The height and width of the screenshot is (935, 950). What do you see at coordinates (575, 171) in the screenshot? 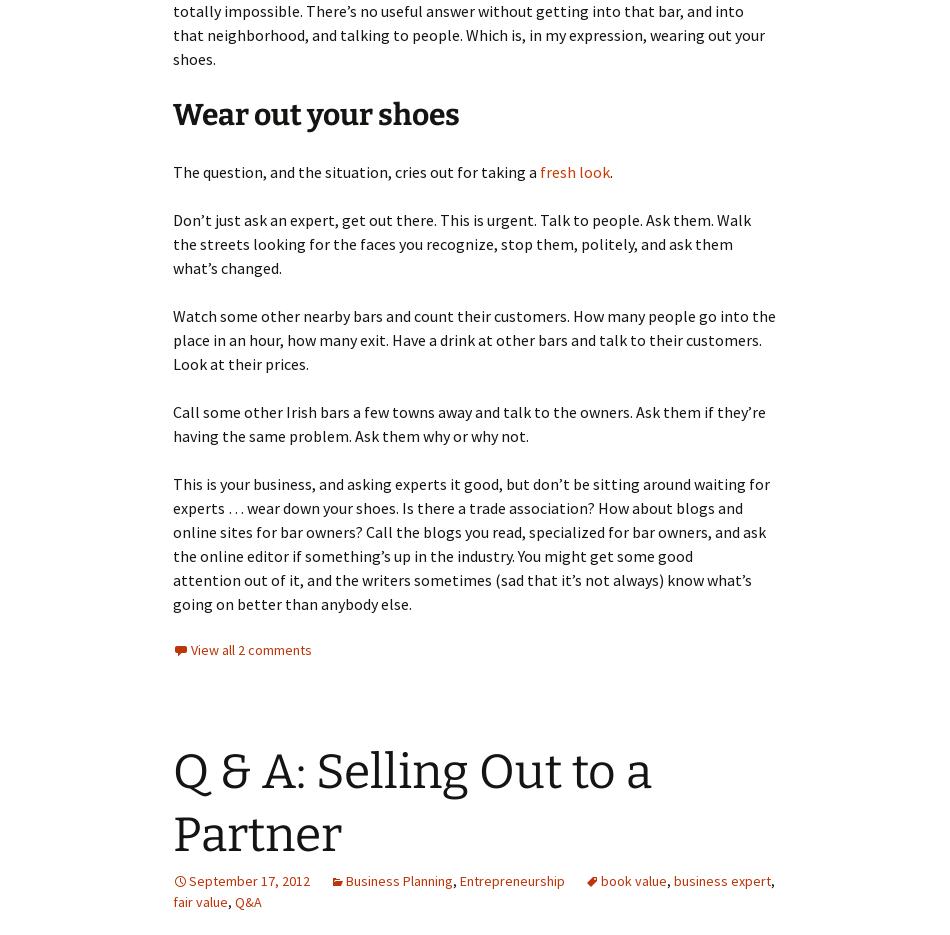
I see `'fresh look'` at bounding box center [575, 171].